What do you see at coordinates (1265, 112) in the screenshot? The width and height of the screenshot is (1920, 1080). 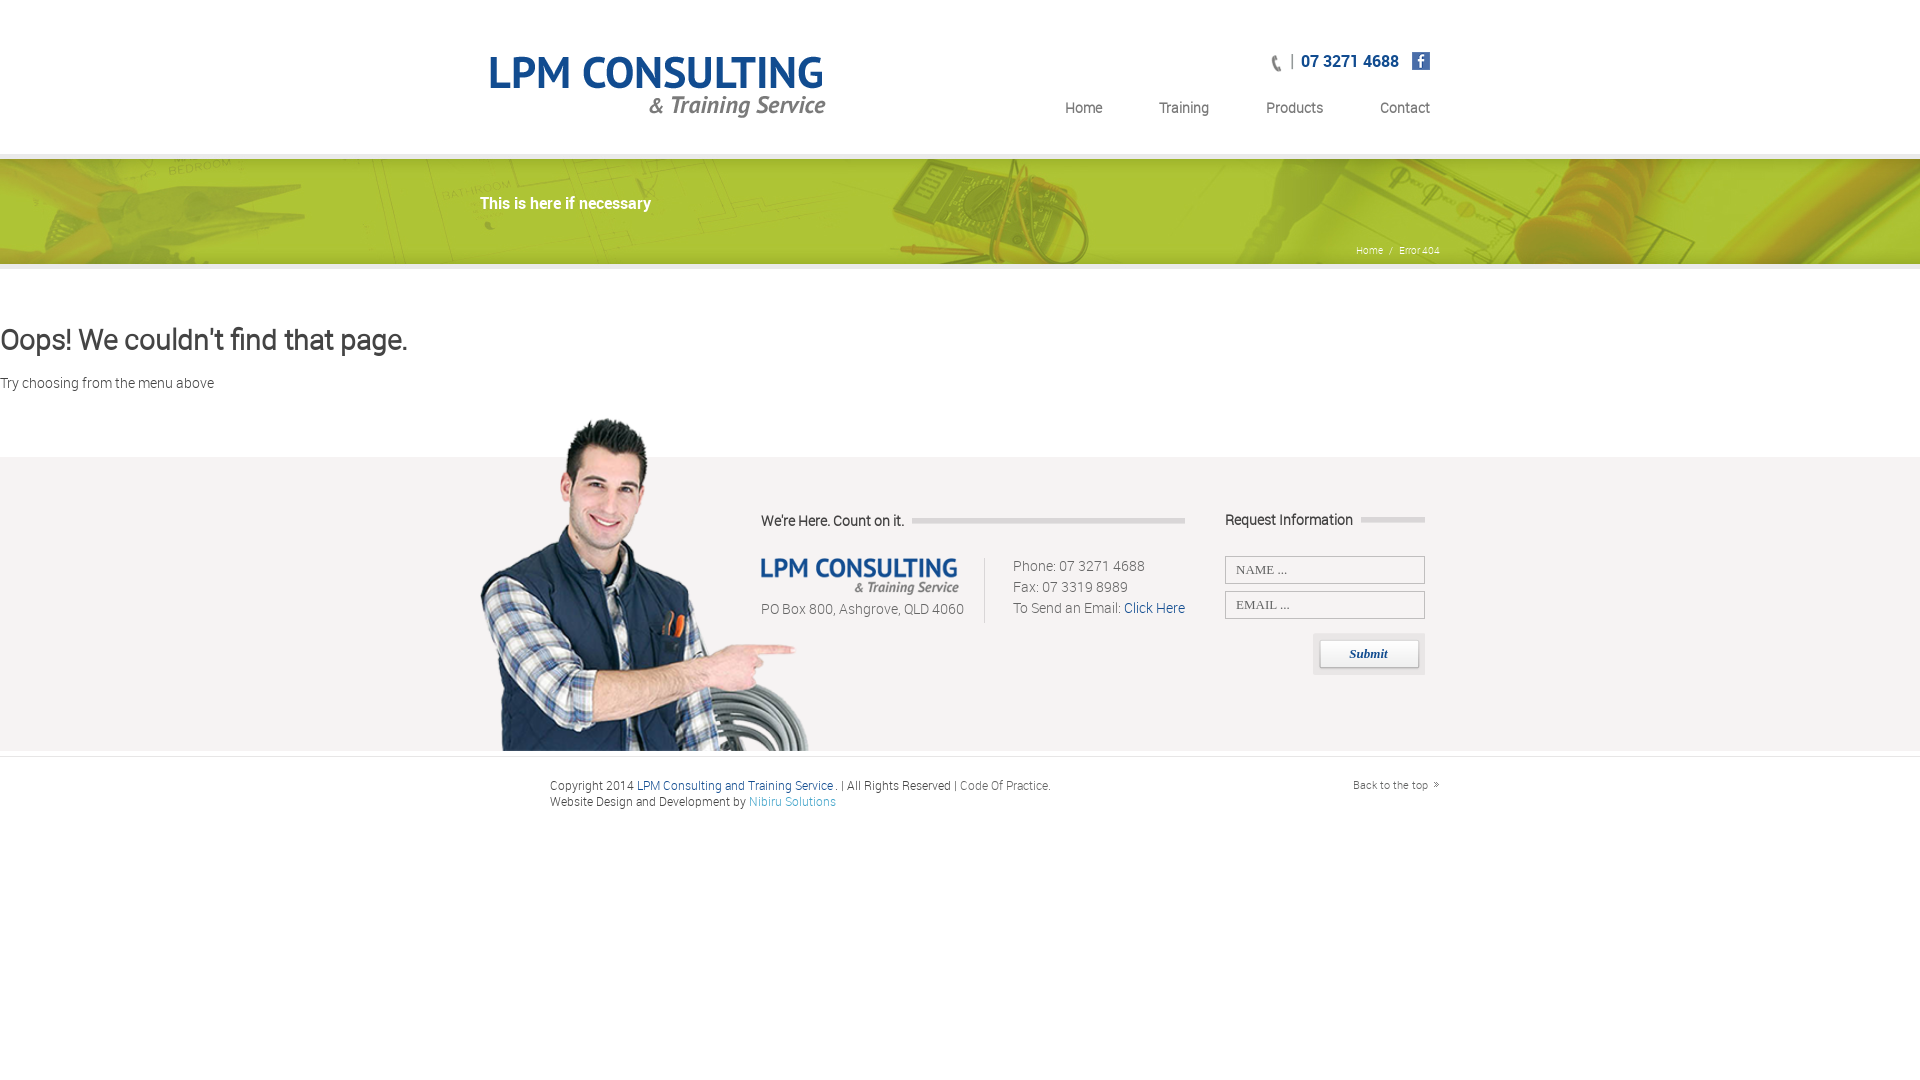 I see `'Products'` at bounding box center [1265, 112].